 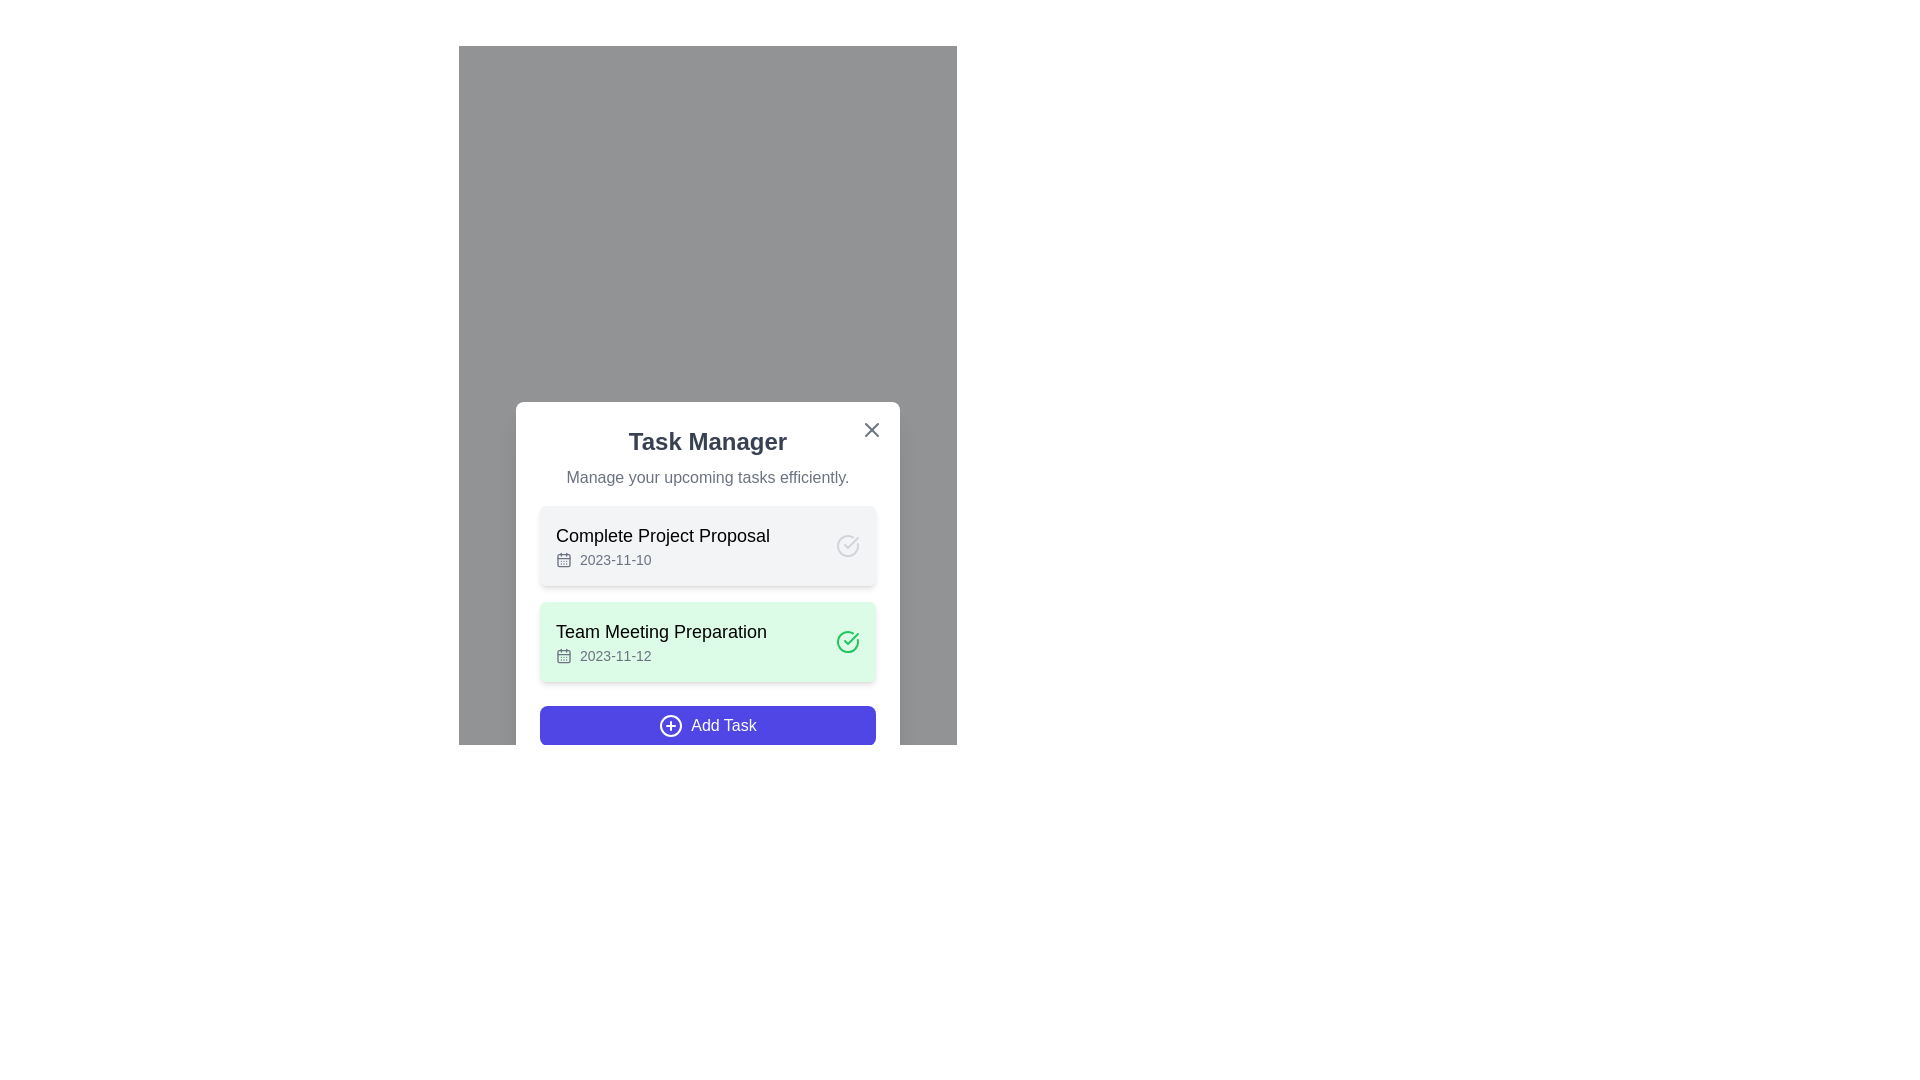 What do you see at coordinates (662, 535) in the screenshot?
I see `the non-interactive text label that serves as the title or label for the task in the task management modal, located near the top-left of the modal` at bounding box center [662, 535].